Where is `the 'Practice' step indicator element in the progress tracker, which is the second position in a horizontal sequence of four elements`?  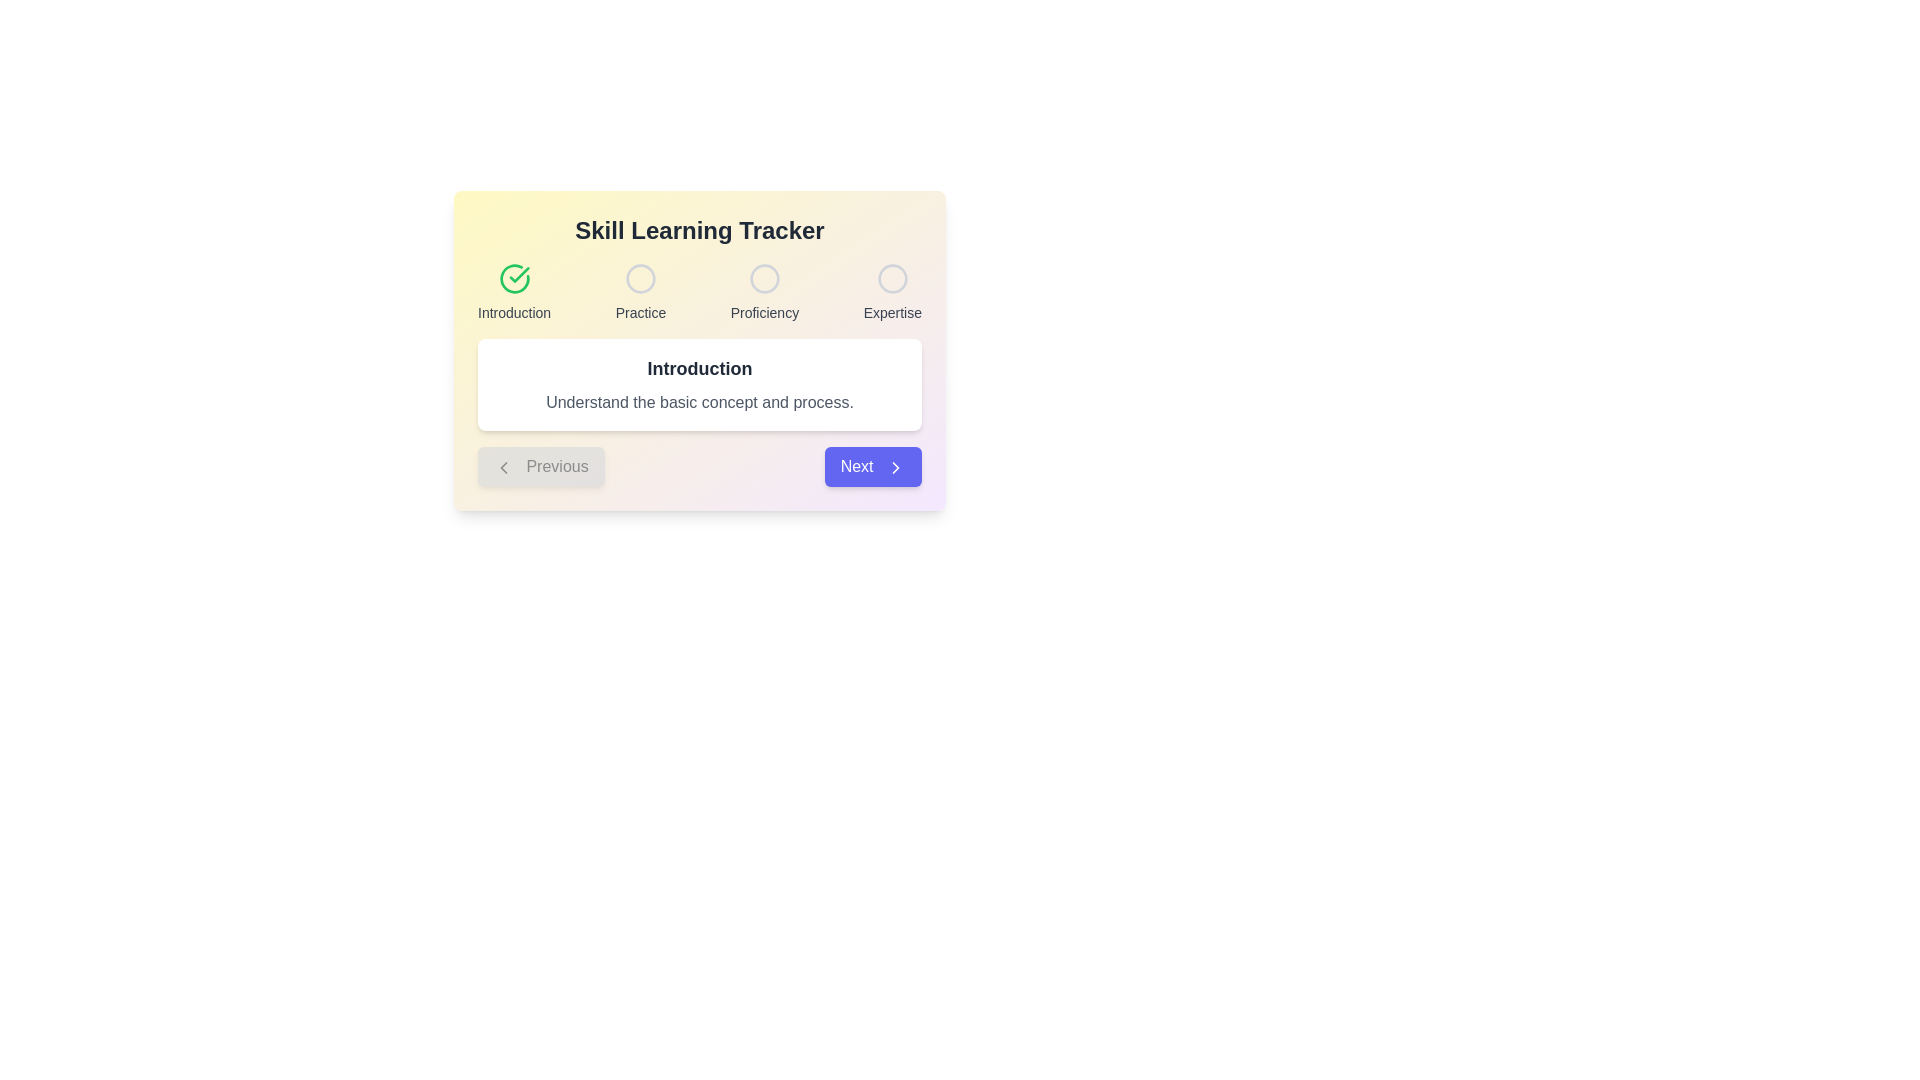 the 'Practice' step indicator element in the progress tracker, which is the second position in a horizontal sequence of four elements is located at coordinates (640, 293).